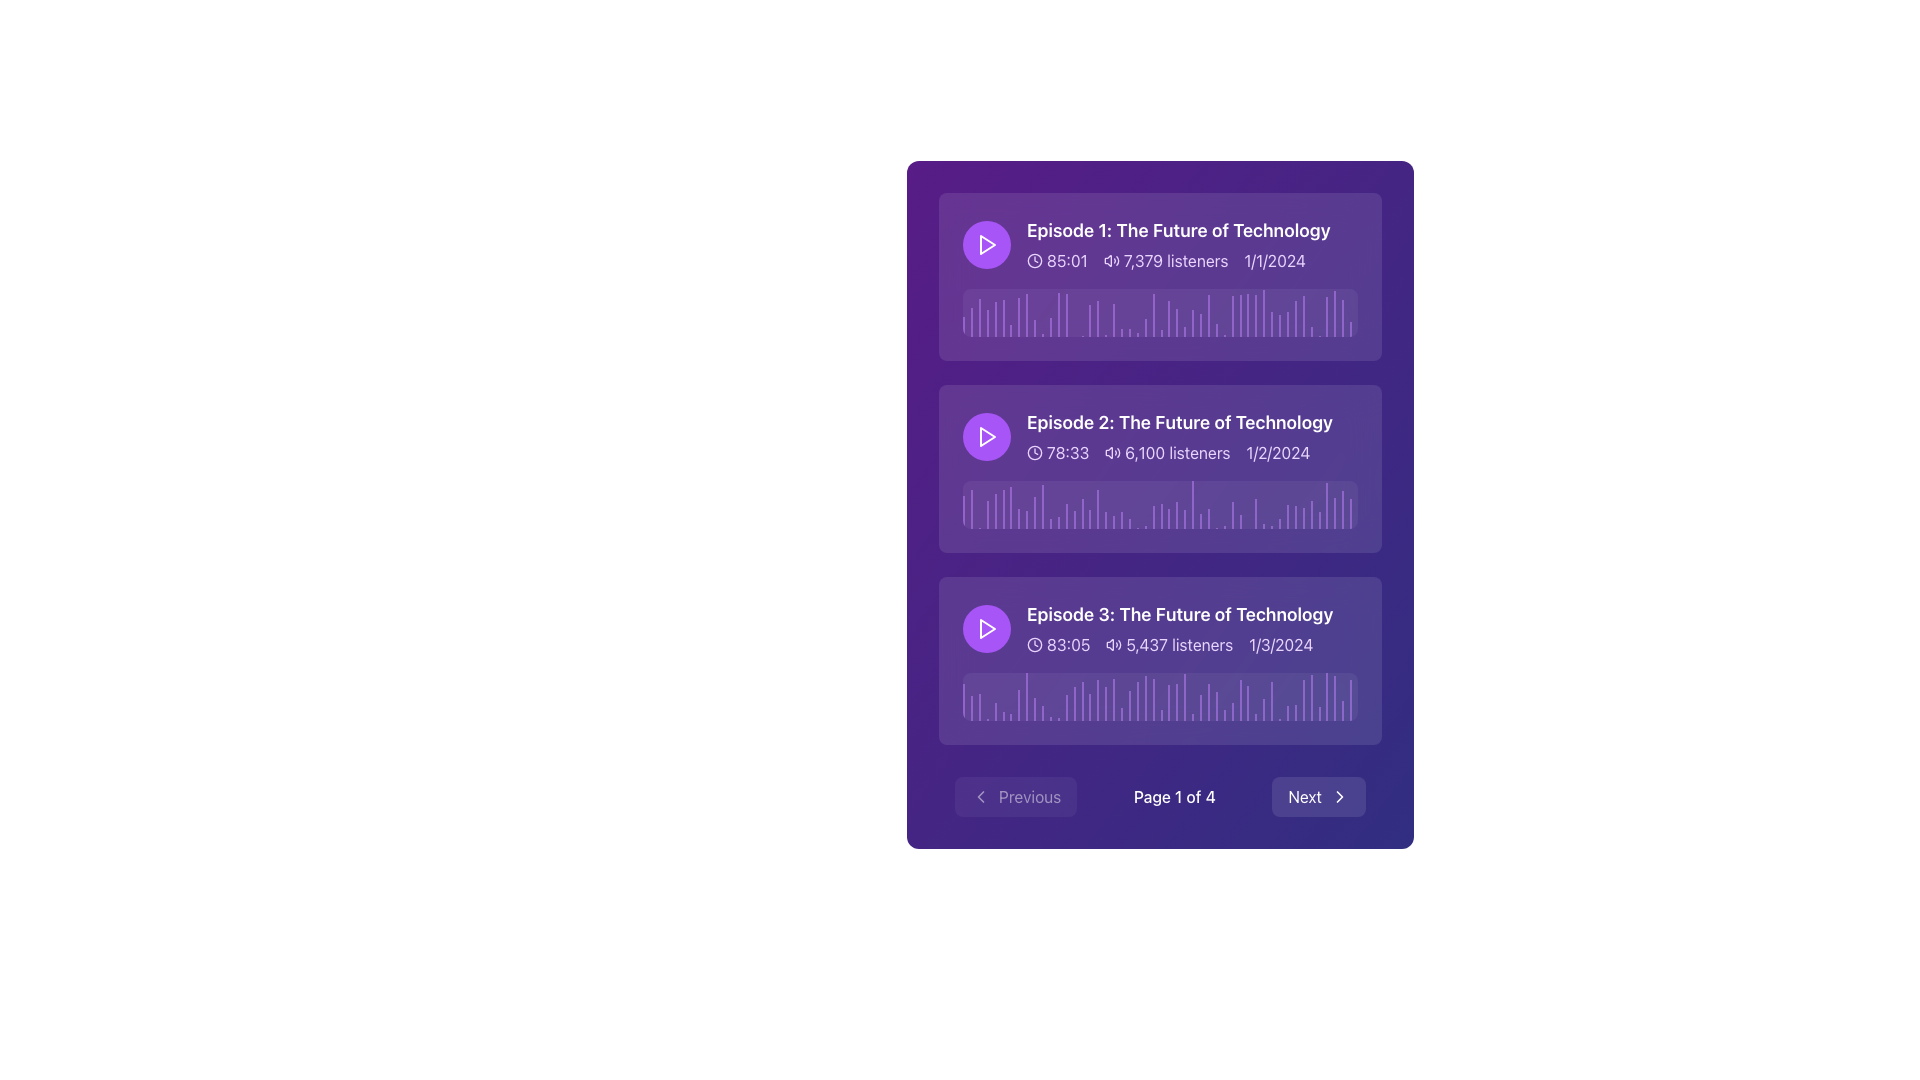 This screenshot has height=1080, width=1920. I want to click on the 38th vertical purple waveform bar representing an audio track, which has a translucent texture and is located near the right end of the waveform component, so click(1263, 709).